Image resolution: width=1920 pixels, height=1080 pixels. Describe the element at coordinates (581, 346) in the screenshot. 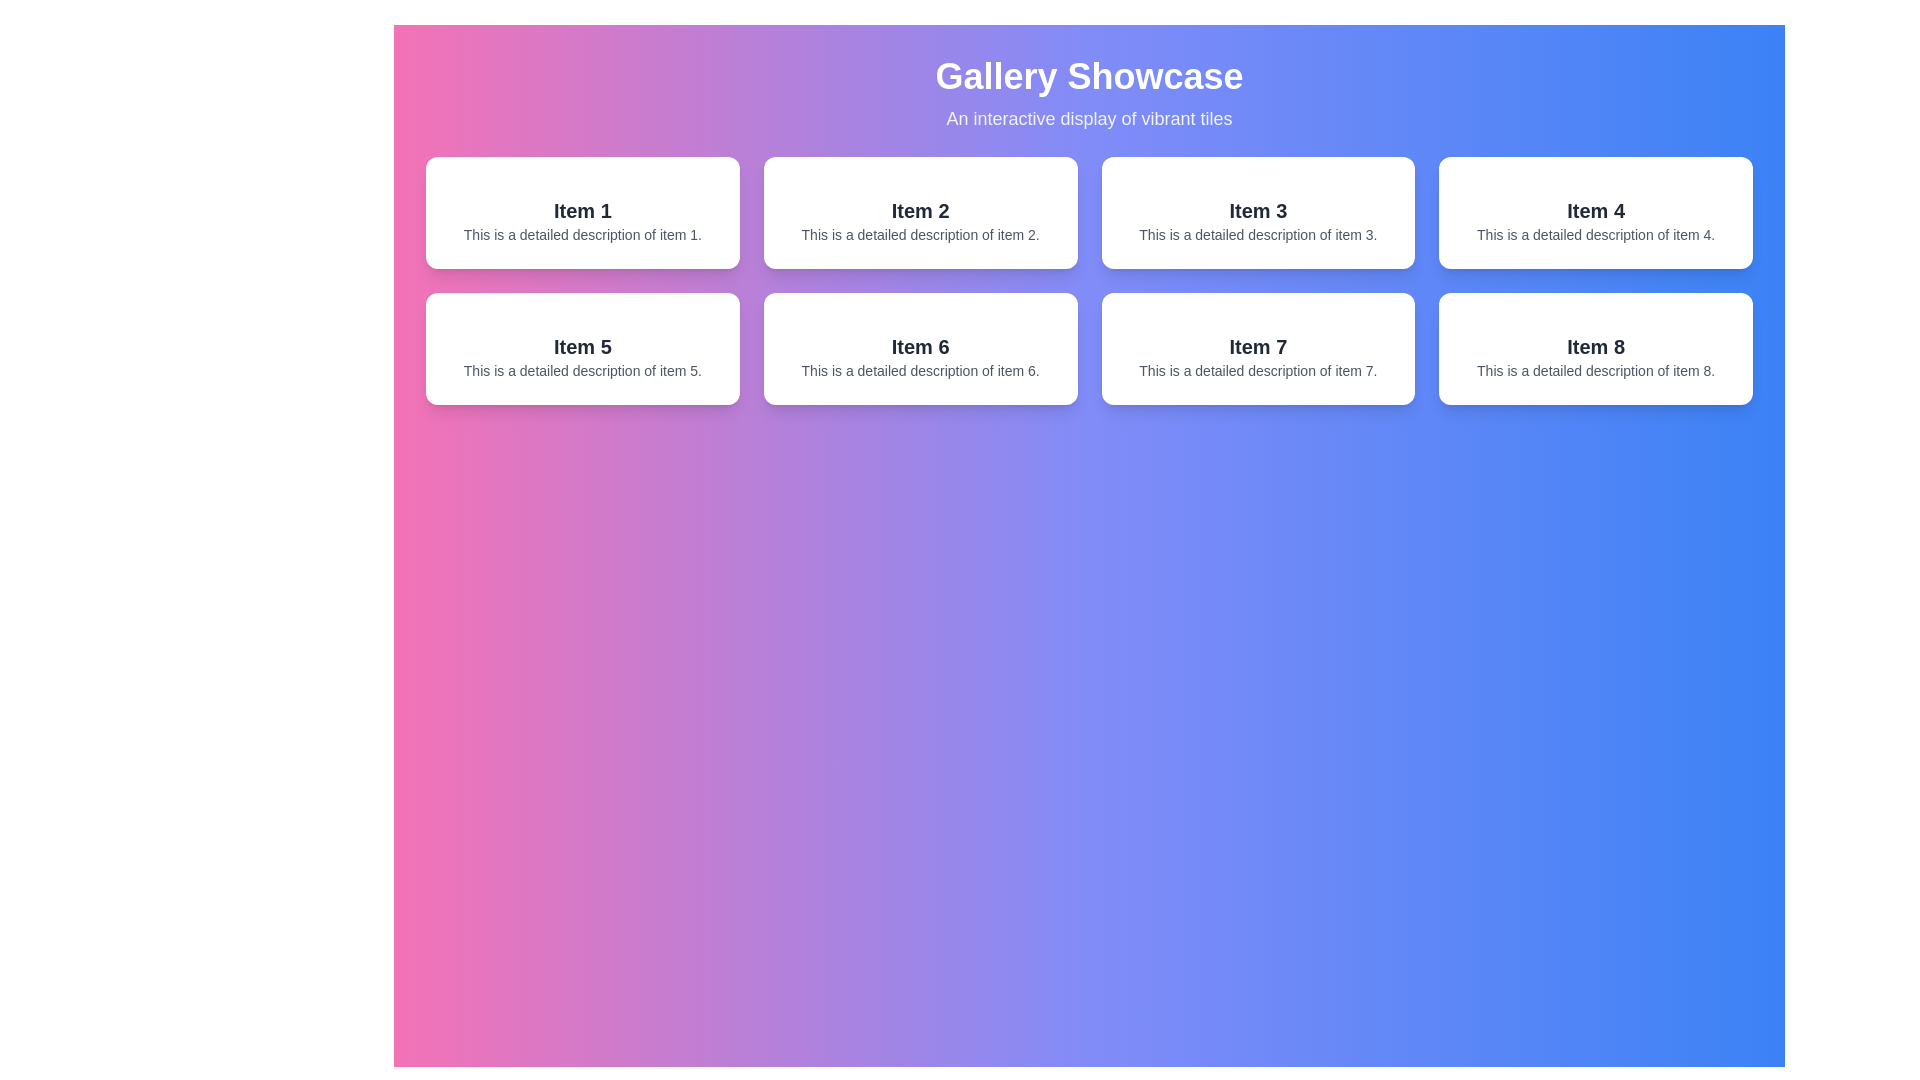

I see `bold black text labeled 'Item 5' located in the second row, first column of the card grid layout, positioned above the descriptive text and beneath an image placeholder` at that location.